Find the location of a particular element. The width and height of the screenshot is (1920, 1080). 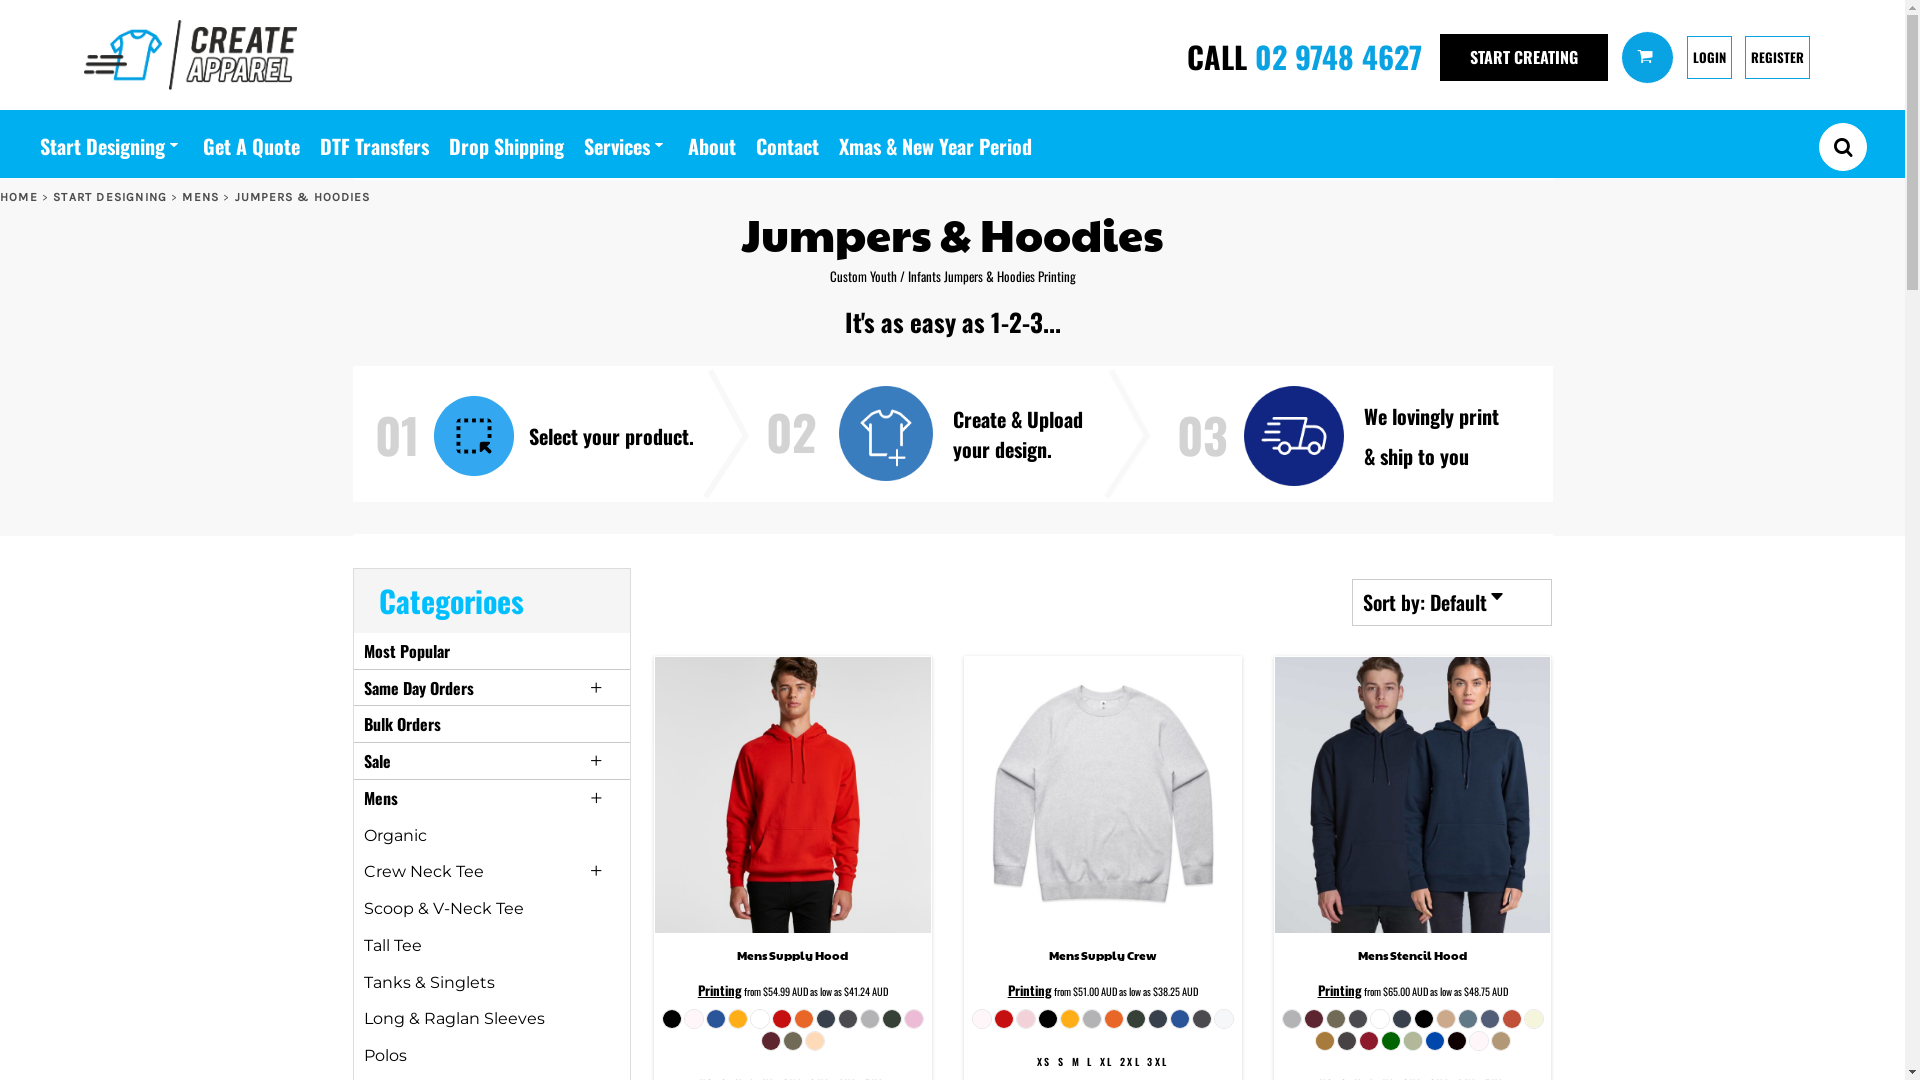

'START DESIGNING' is located at coordinates (52, 196).